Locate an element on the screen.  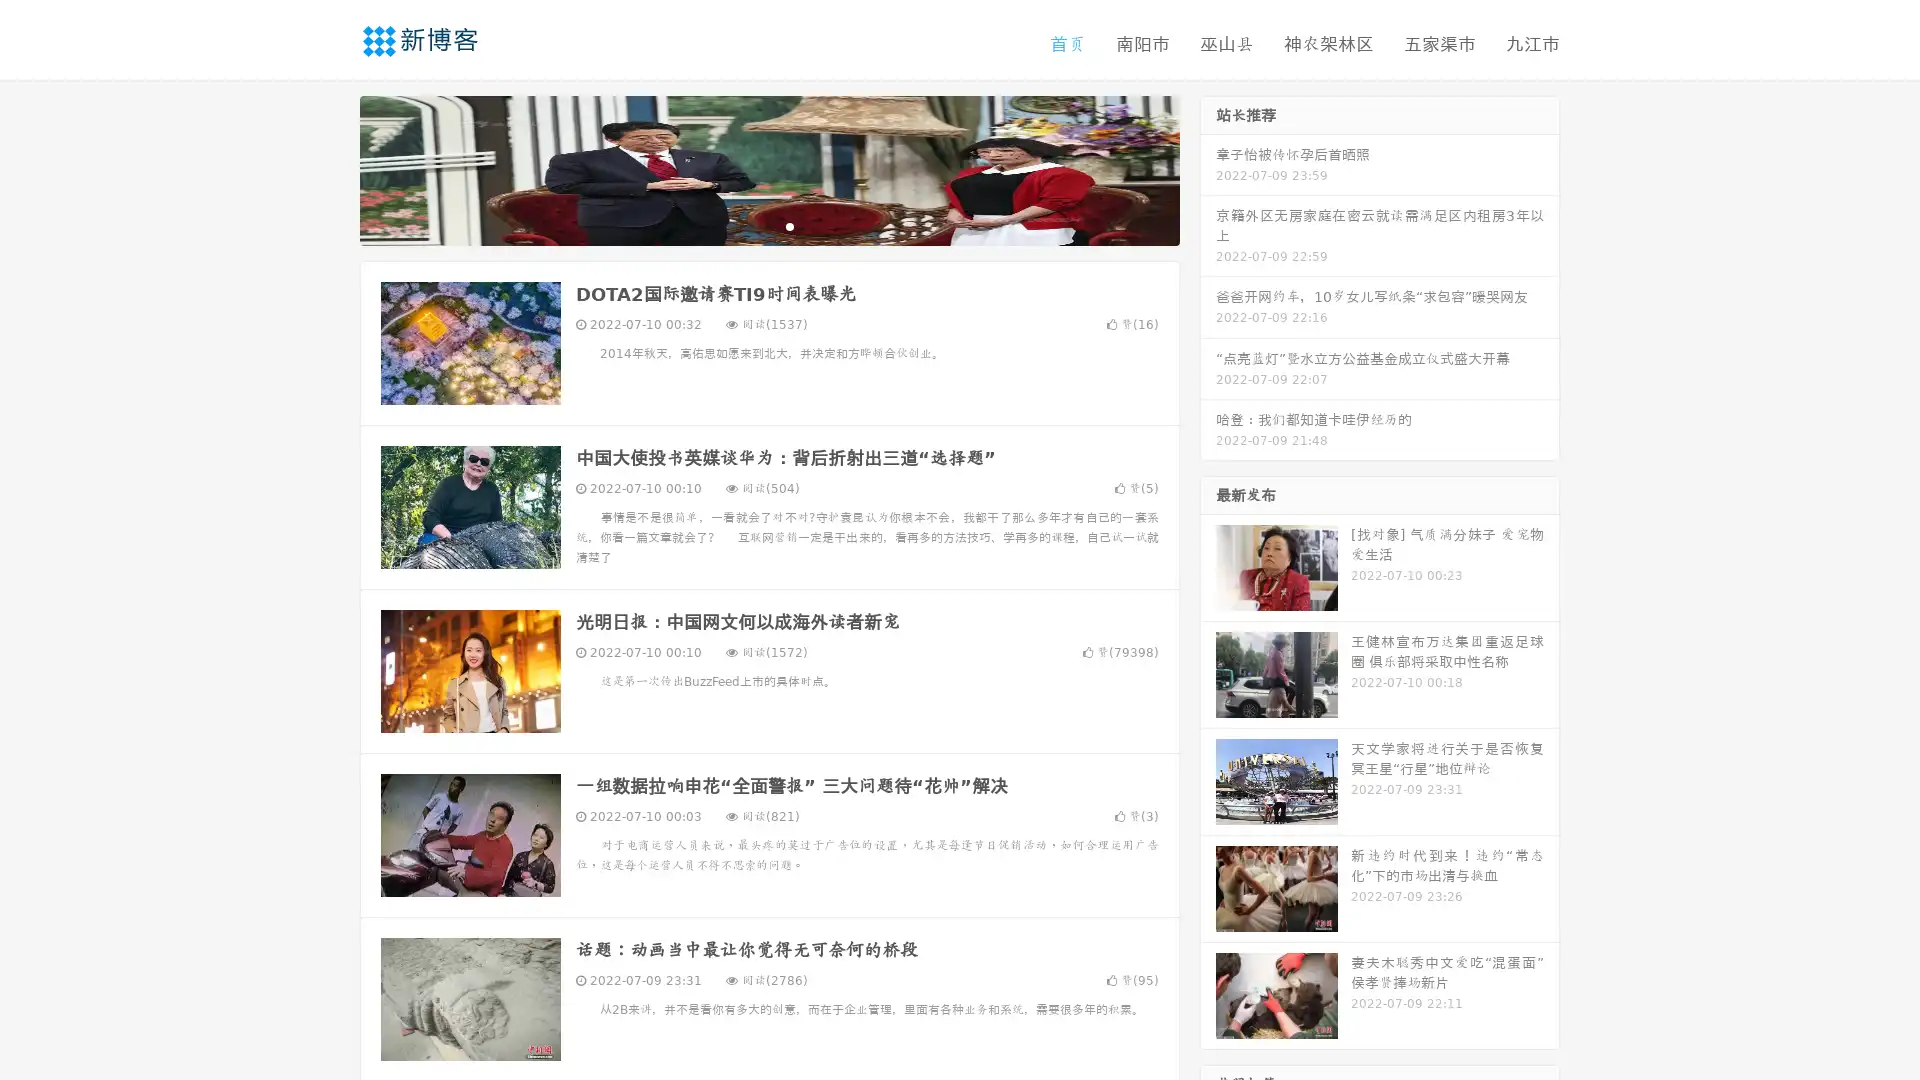
Go to slide 3 is located at coordinates (789, 225).